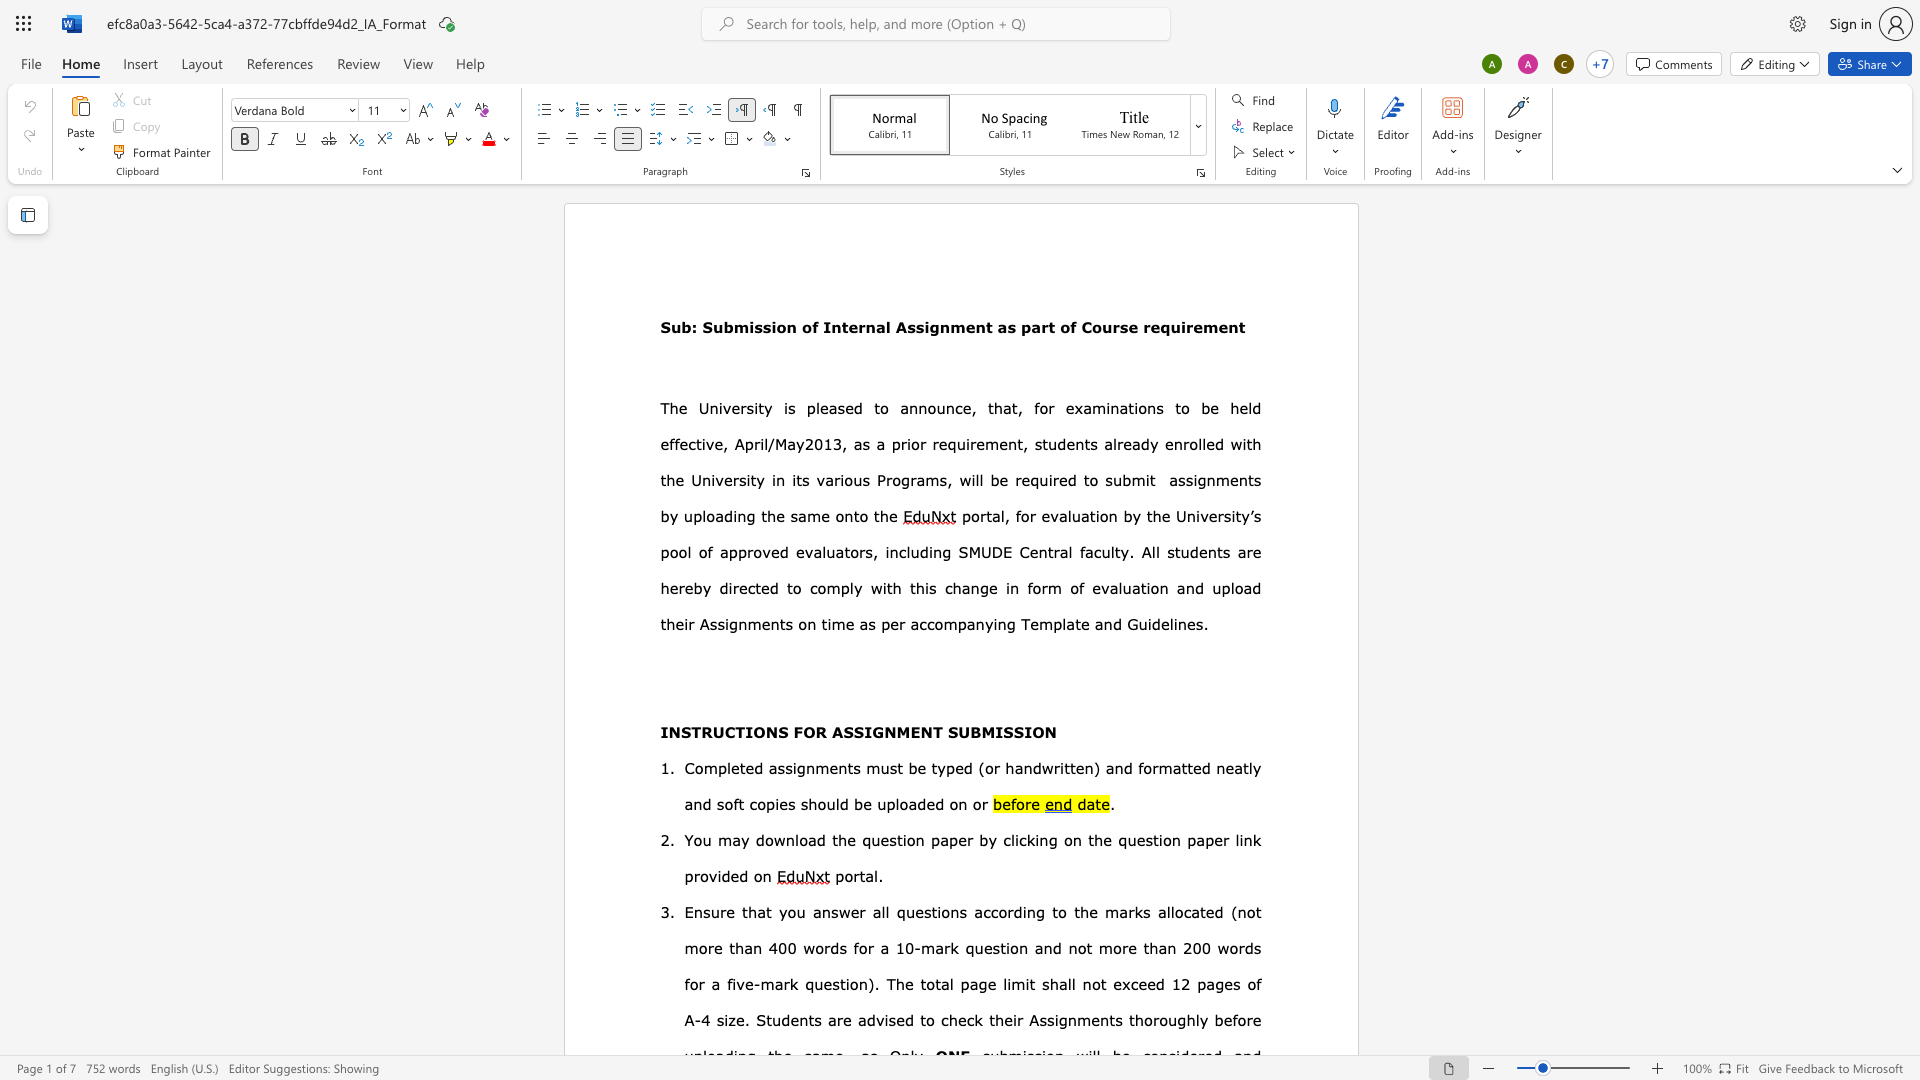  What do you see at coordinates (1181, 407) in the screenshot?
I see `the space between the continuous character "t" and "o" in the text` at bounding box center [1181, 407].